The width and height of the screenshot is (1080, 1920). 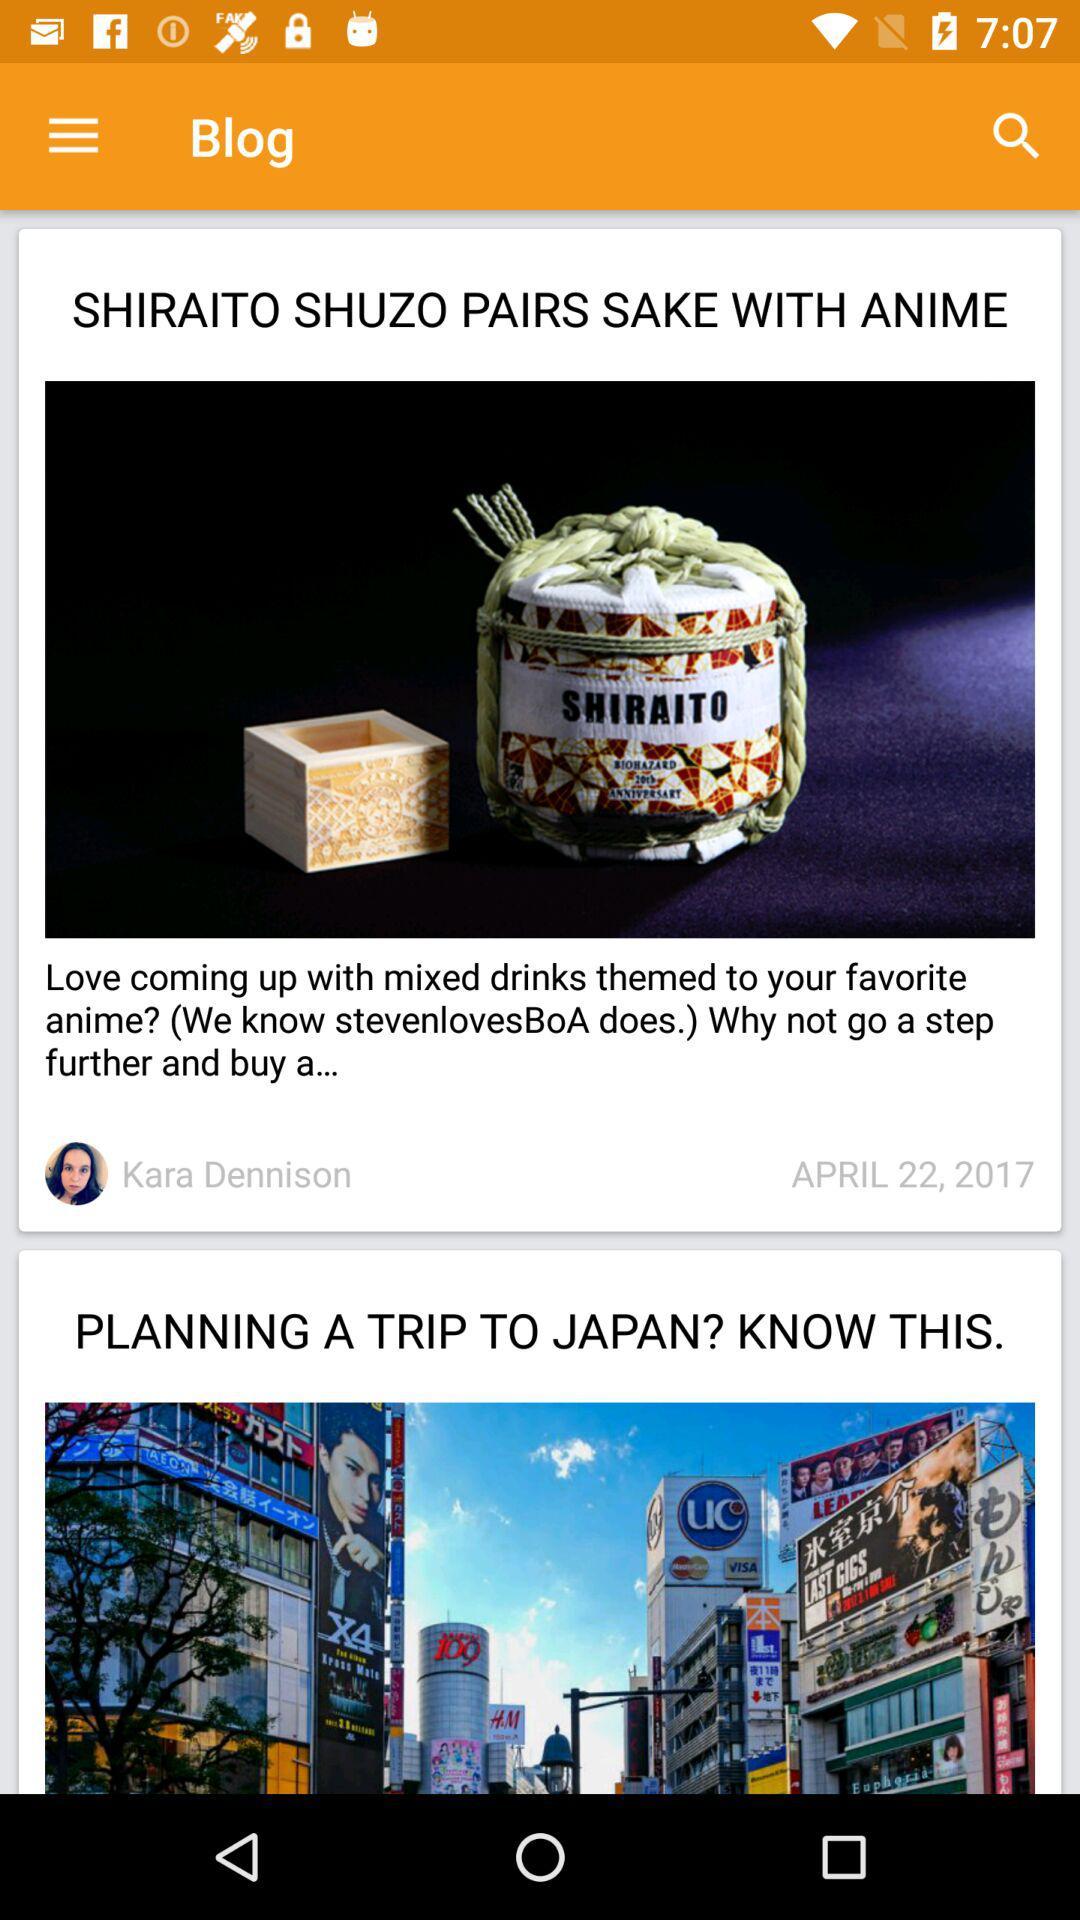 What do you see at coordinates (1017, 135) in the screenshot?
I see `the item next to the blog` at bounding box center [1017, 135].